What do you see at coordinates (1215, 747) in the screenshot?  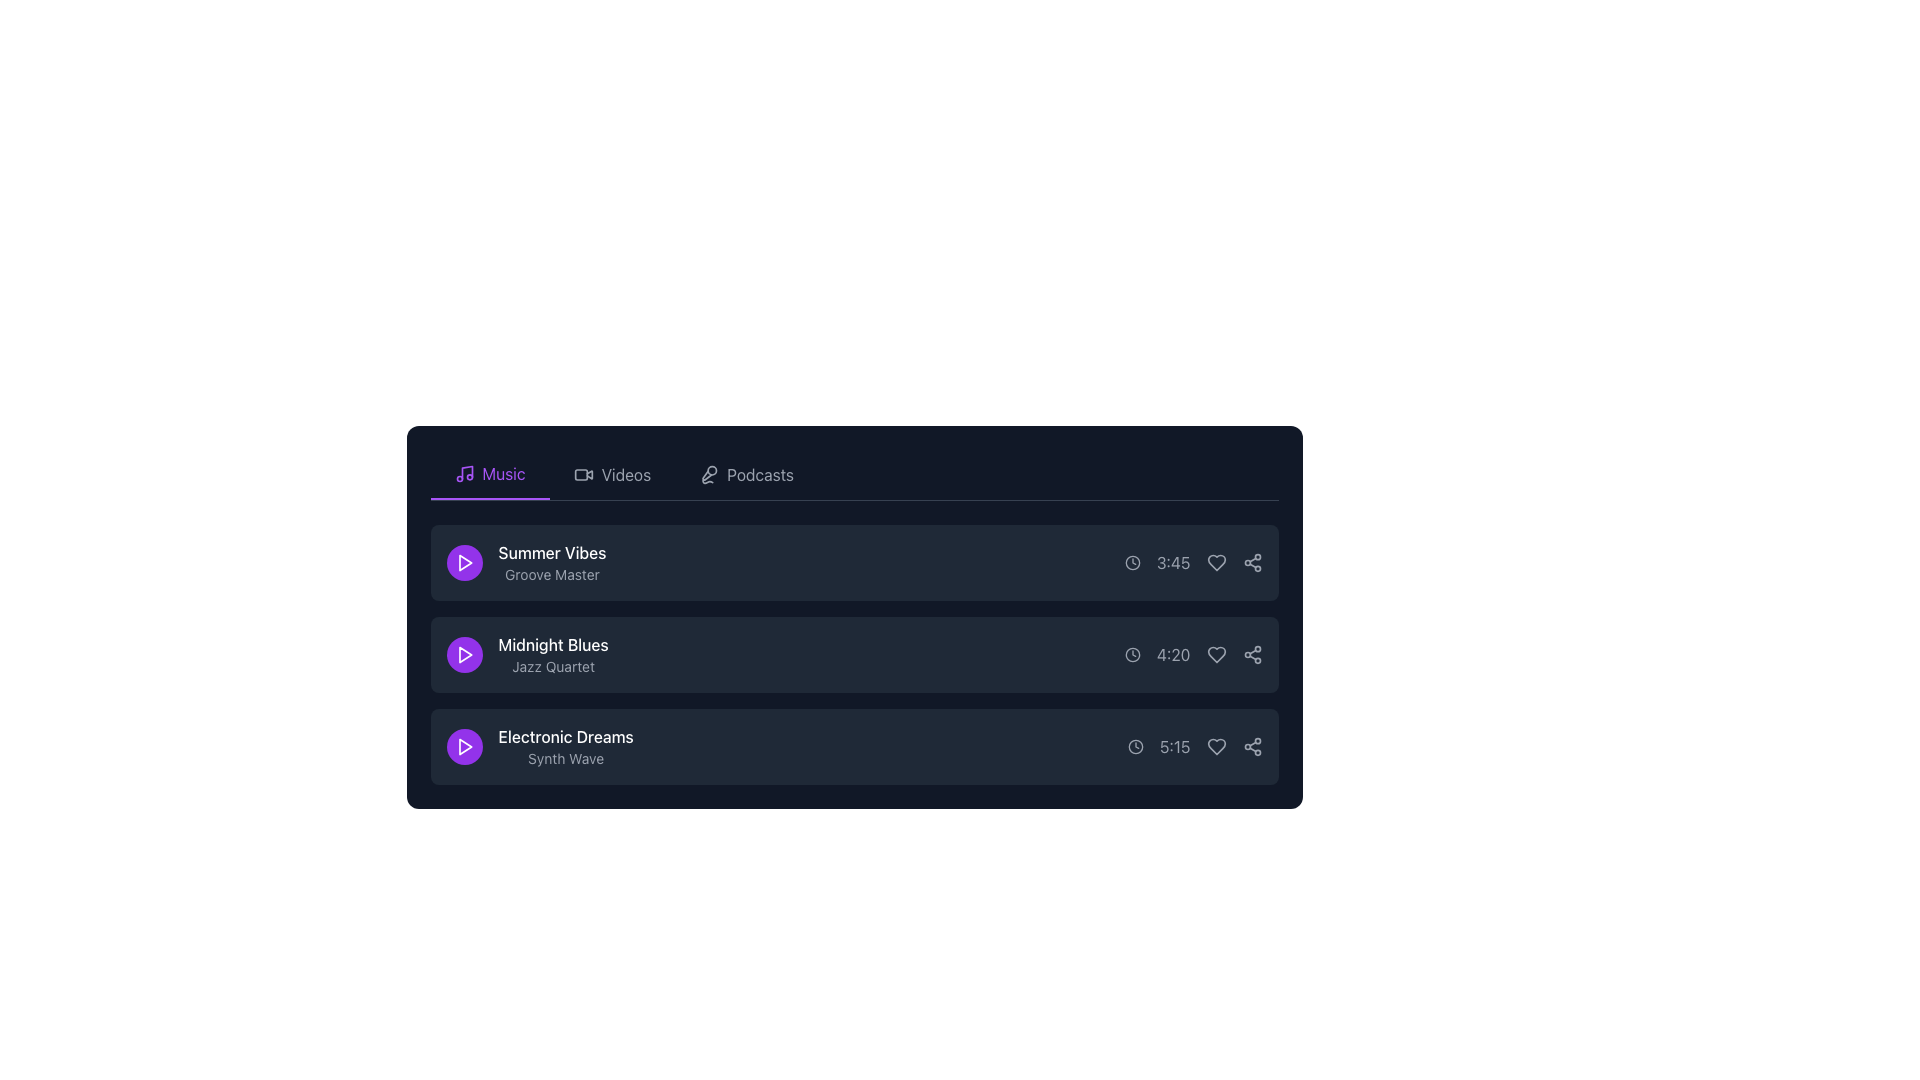 I see `the like icon located on the right side of the last audio track item 'Electronic Dreams', which is in the same row as the play duration and share icon` at bounding box center [1215, 747].